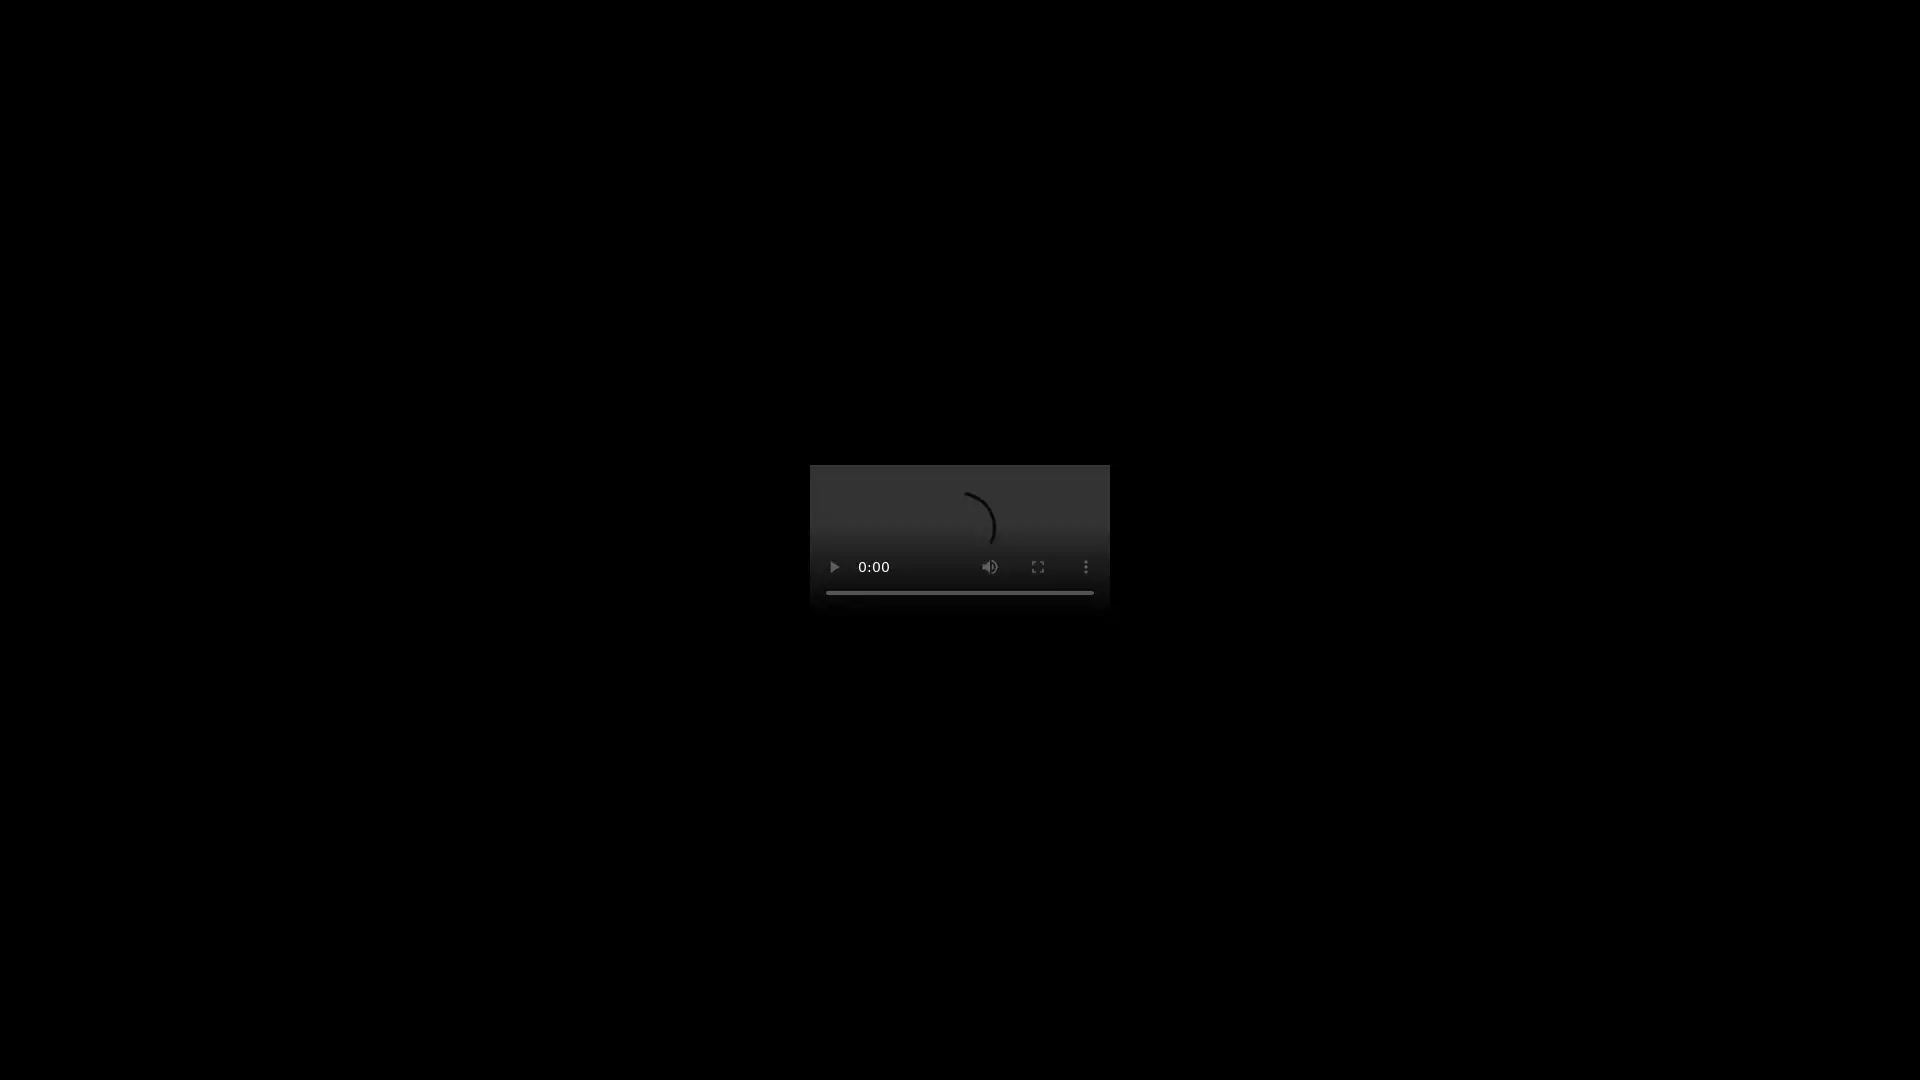  What do you see at coordinates (989, 567) in the screenshot?
I see `mute` at bounding box center [989, 567].